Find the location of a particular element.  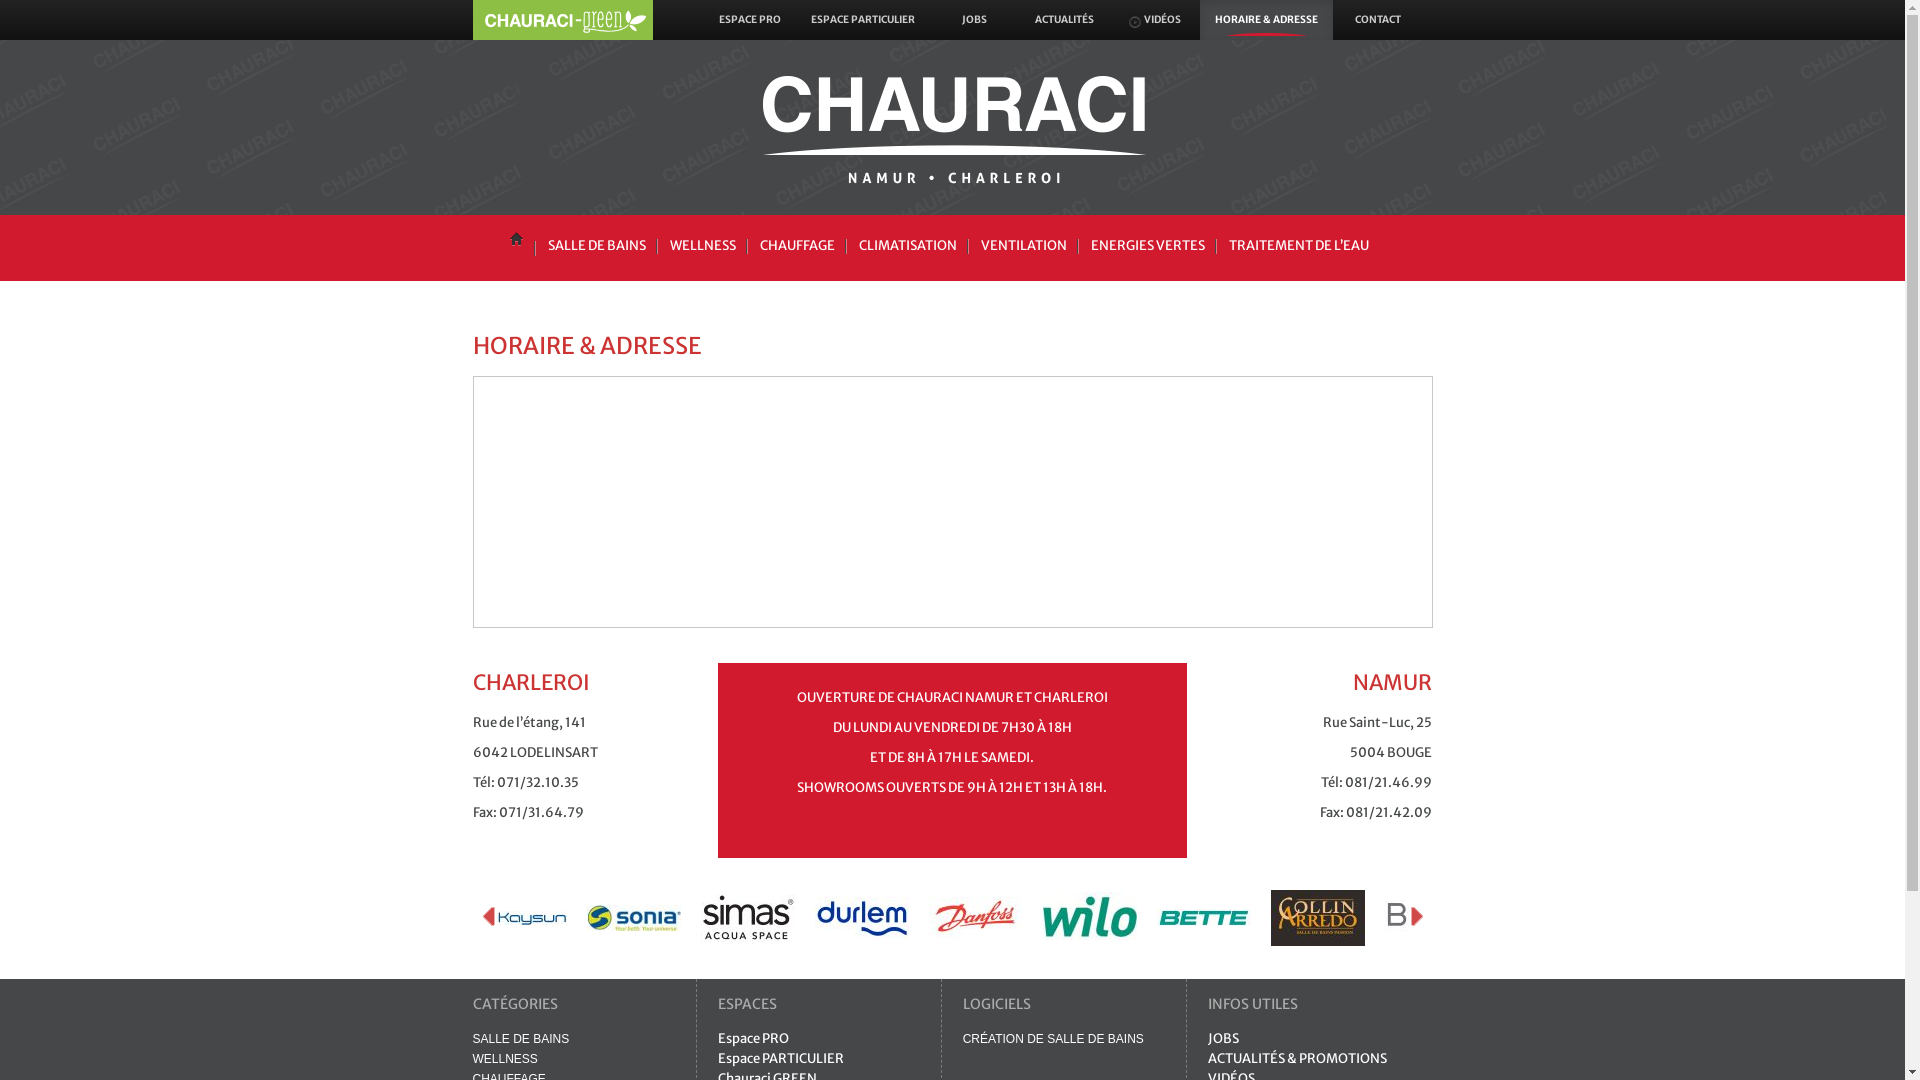

'HORAIRE & ADRESSE' is located at coordinates (1265, 19).